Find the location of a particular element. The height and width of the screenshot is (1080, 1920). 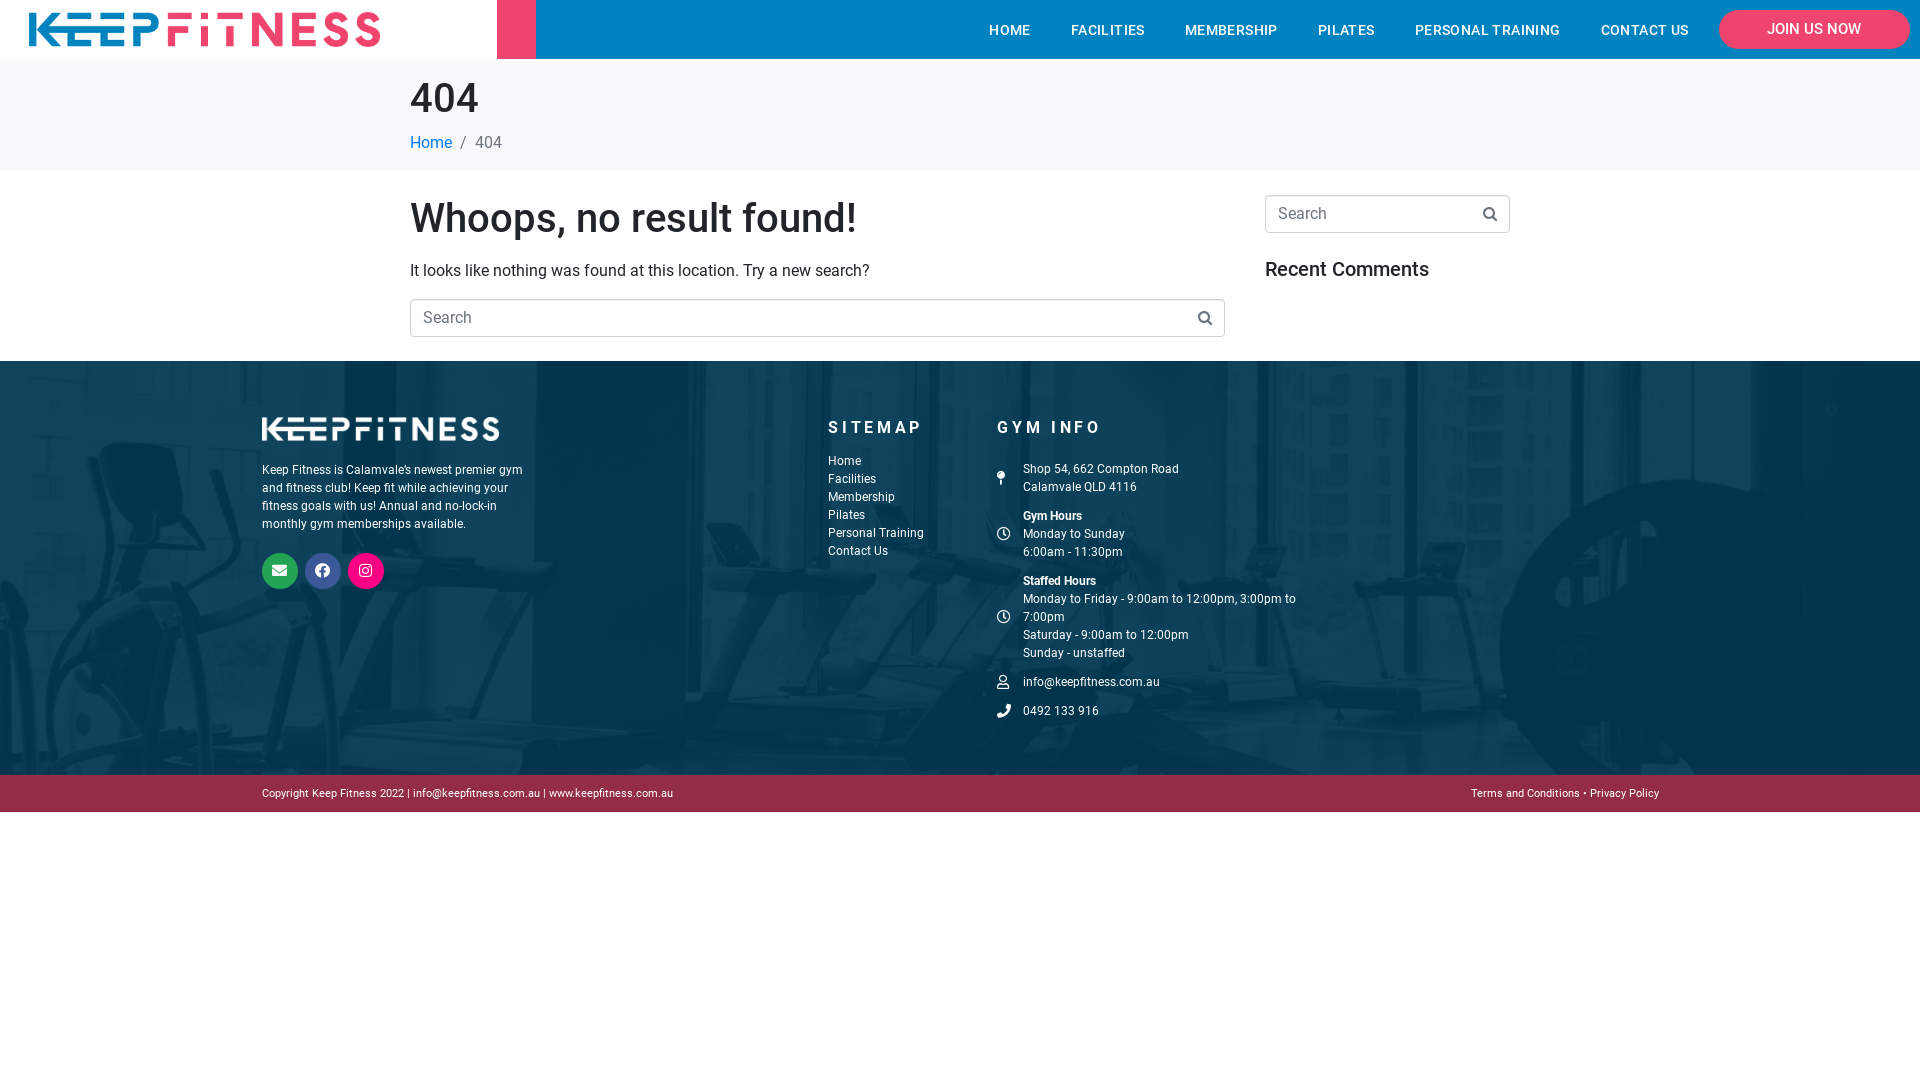

'HOME' is located at coordinates (1009, 30).